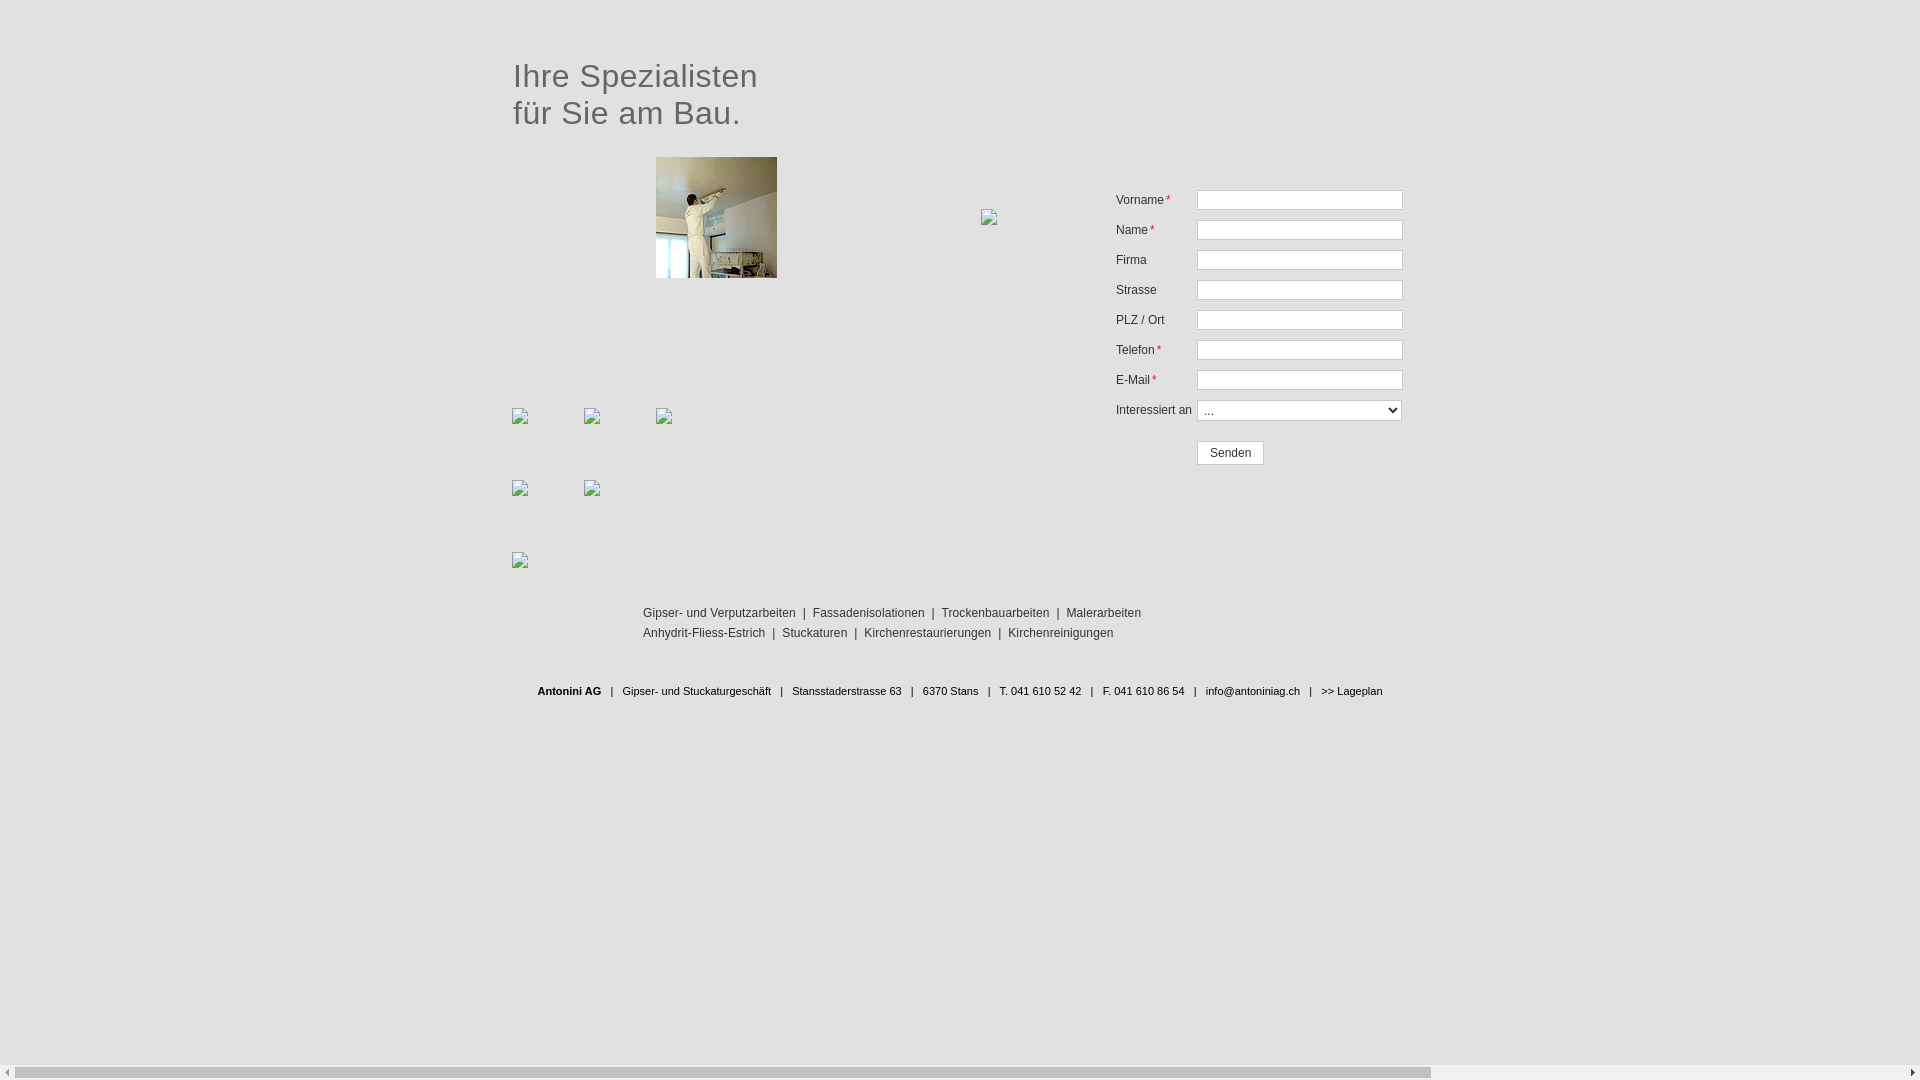 Image resolution: width=1920 pixels, height=1080 pixels. What do you see at coordinates (1229, 452) in the screenshot?
I see `'Senden'` at bounding box center [1229, 452].